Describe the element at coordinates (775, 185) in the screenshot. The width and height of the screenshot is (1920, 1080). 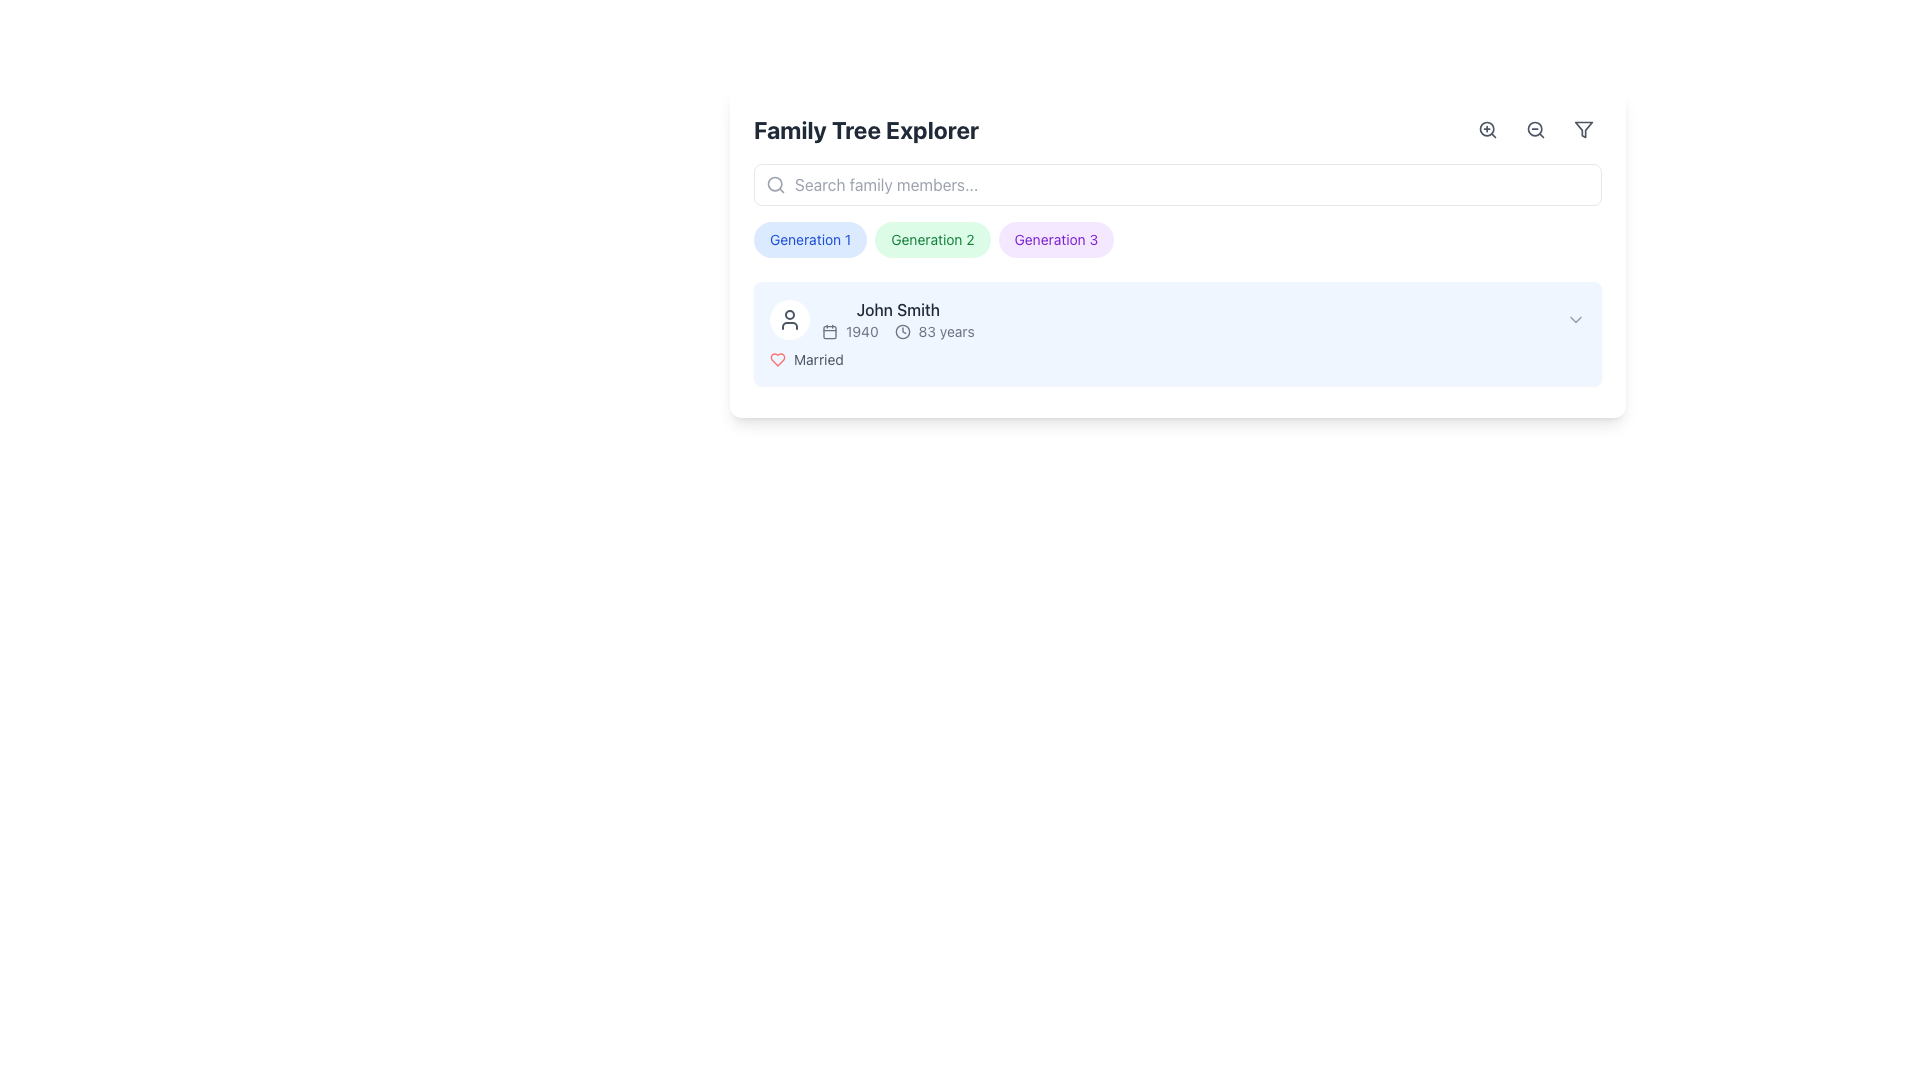
I see `the magnifying glass icon located within the search bar, which is positioned to the left of the placeholder text 'Search family members...'` at that location.